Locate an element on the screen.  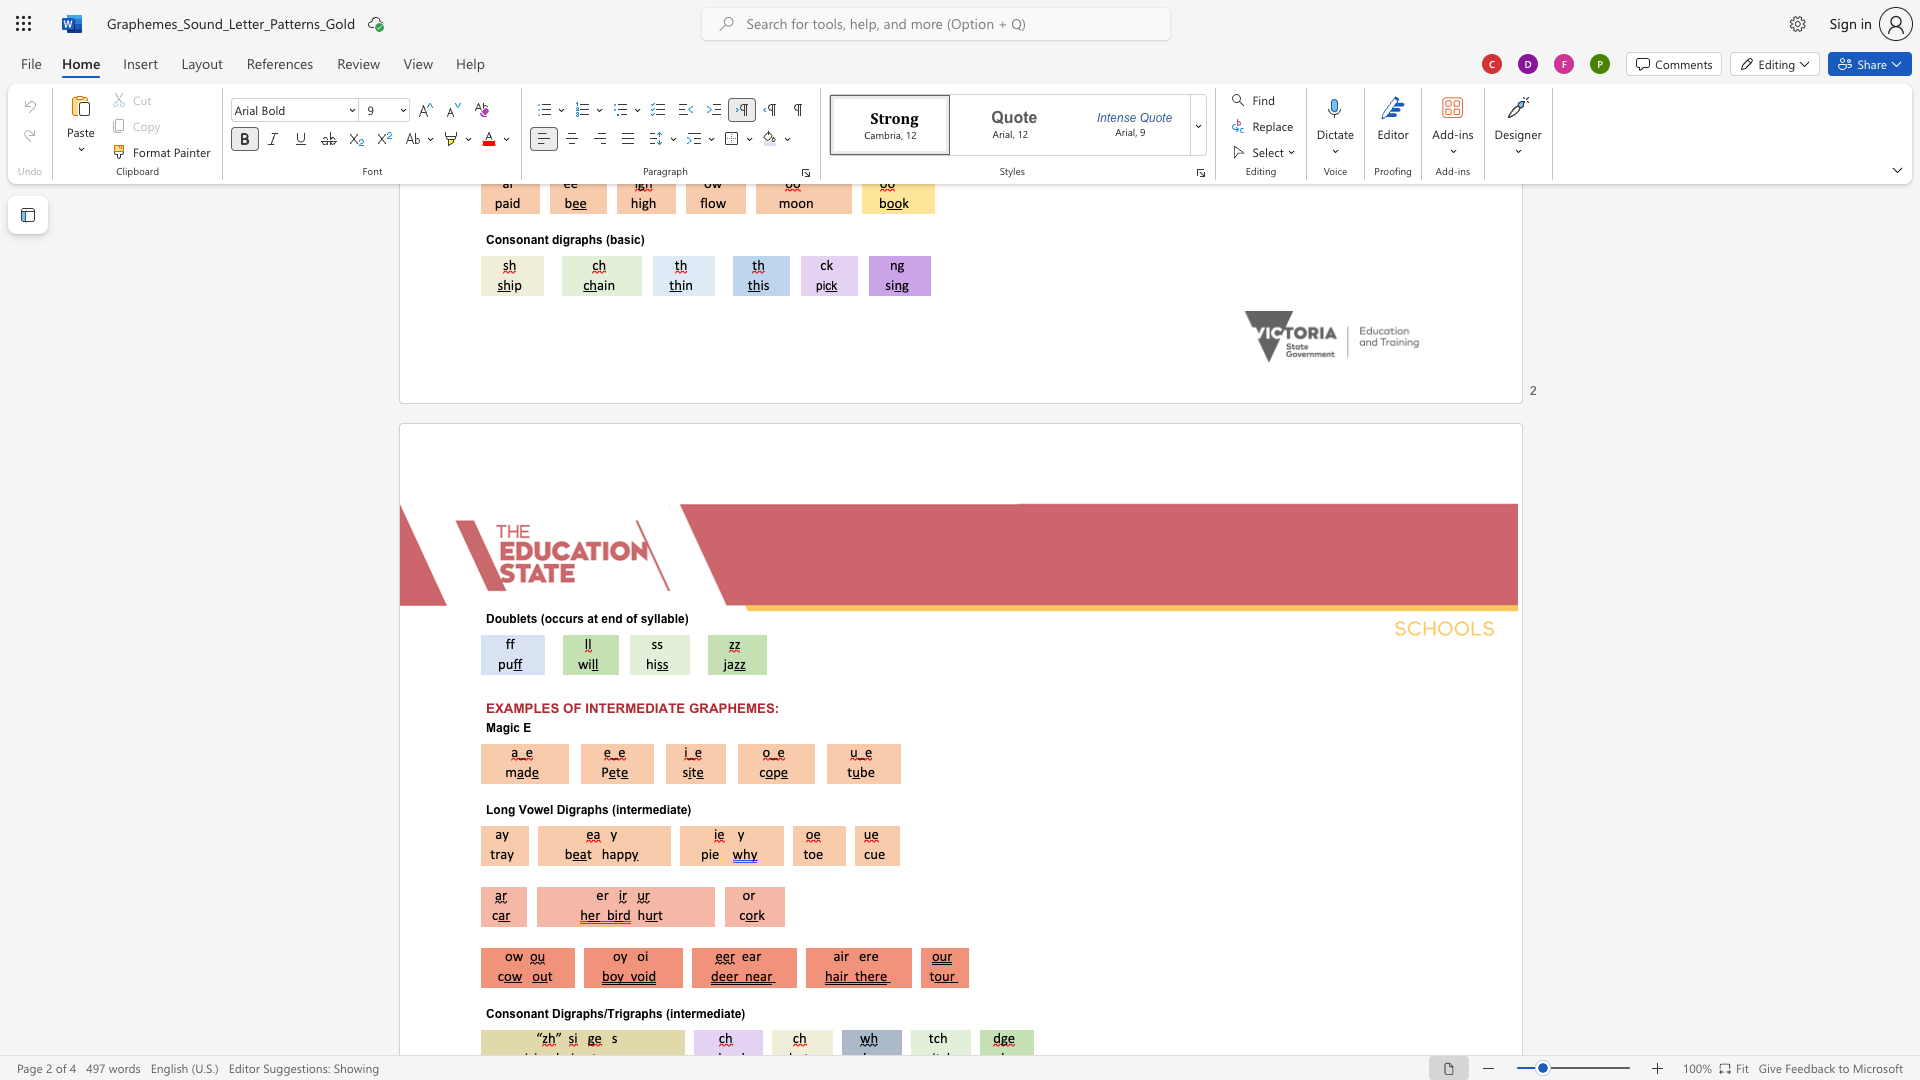
the 1th character "d" in the text is located at coordinates (618, 617).